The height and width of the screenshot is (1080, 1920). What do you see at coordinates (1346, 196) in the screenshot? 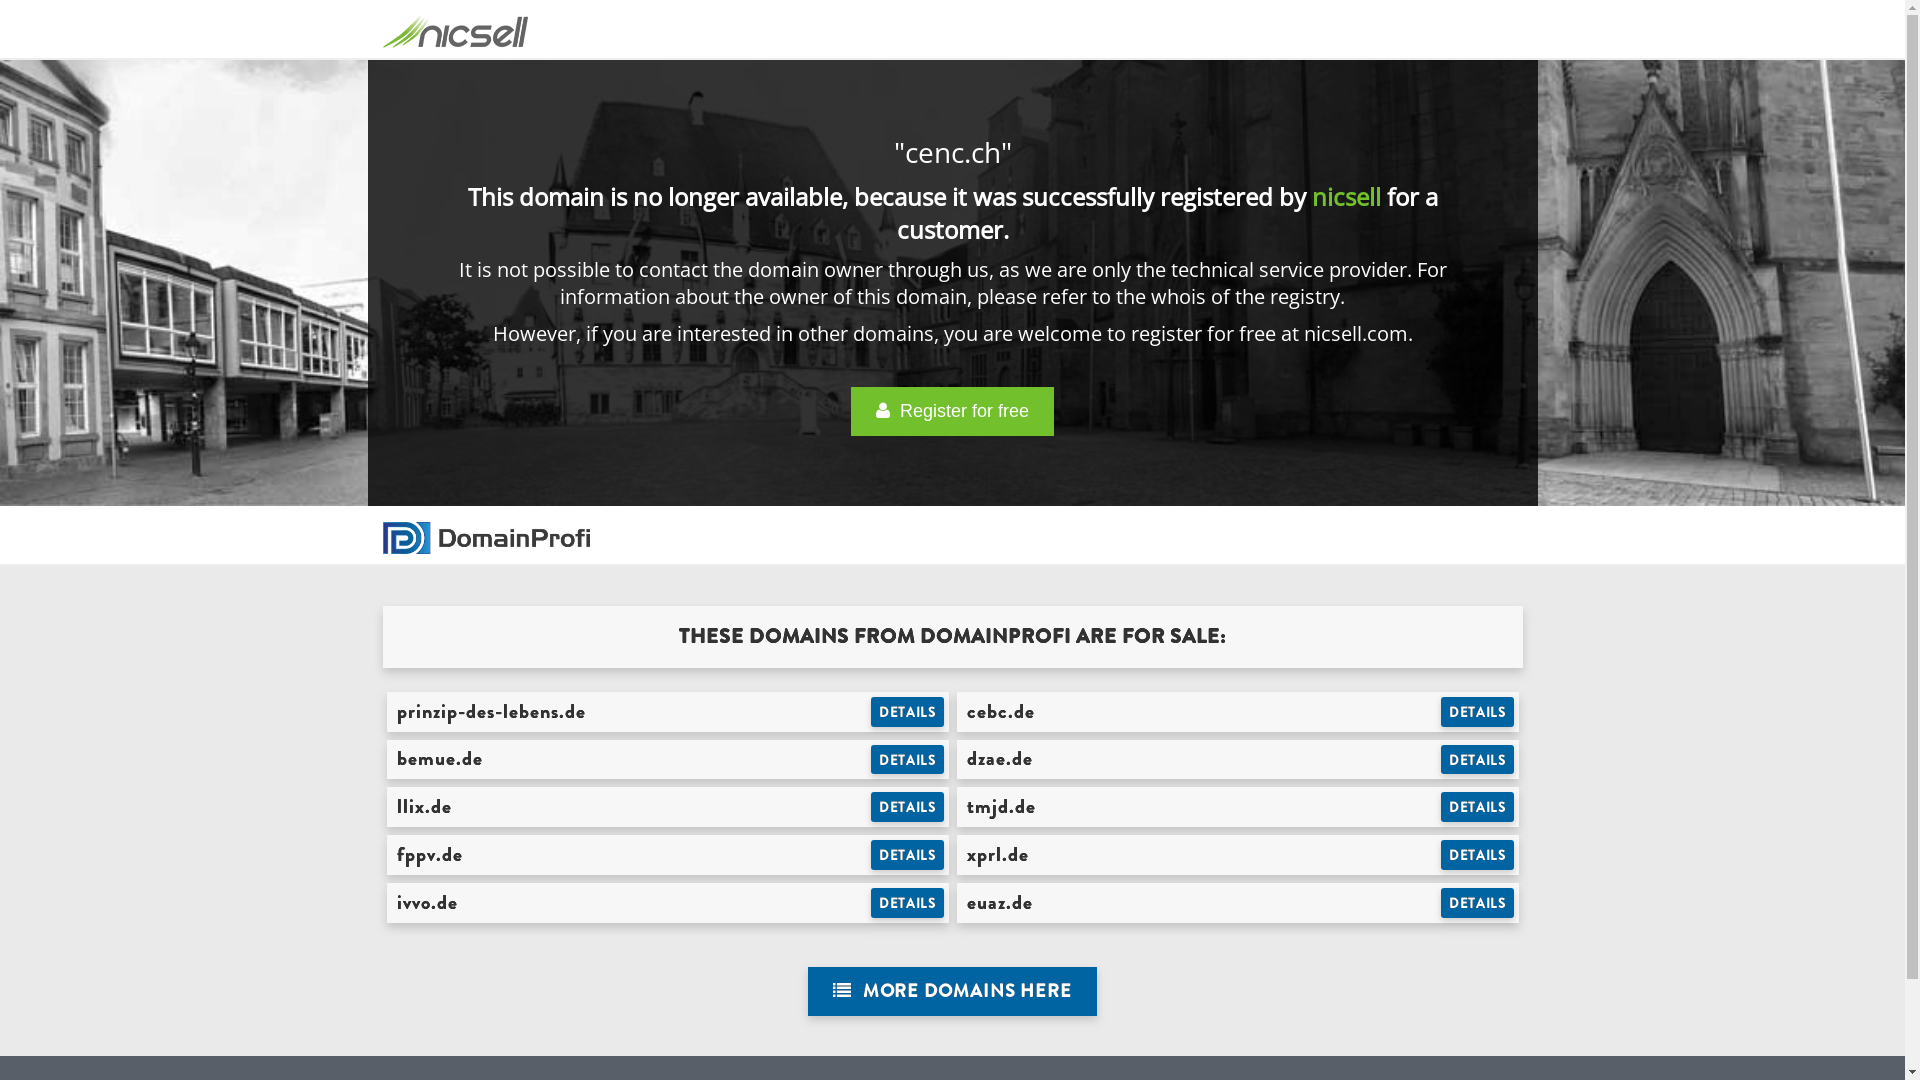
I see `'nicsell'` at bounding box center [1346, 196].